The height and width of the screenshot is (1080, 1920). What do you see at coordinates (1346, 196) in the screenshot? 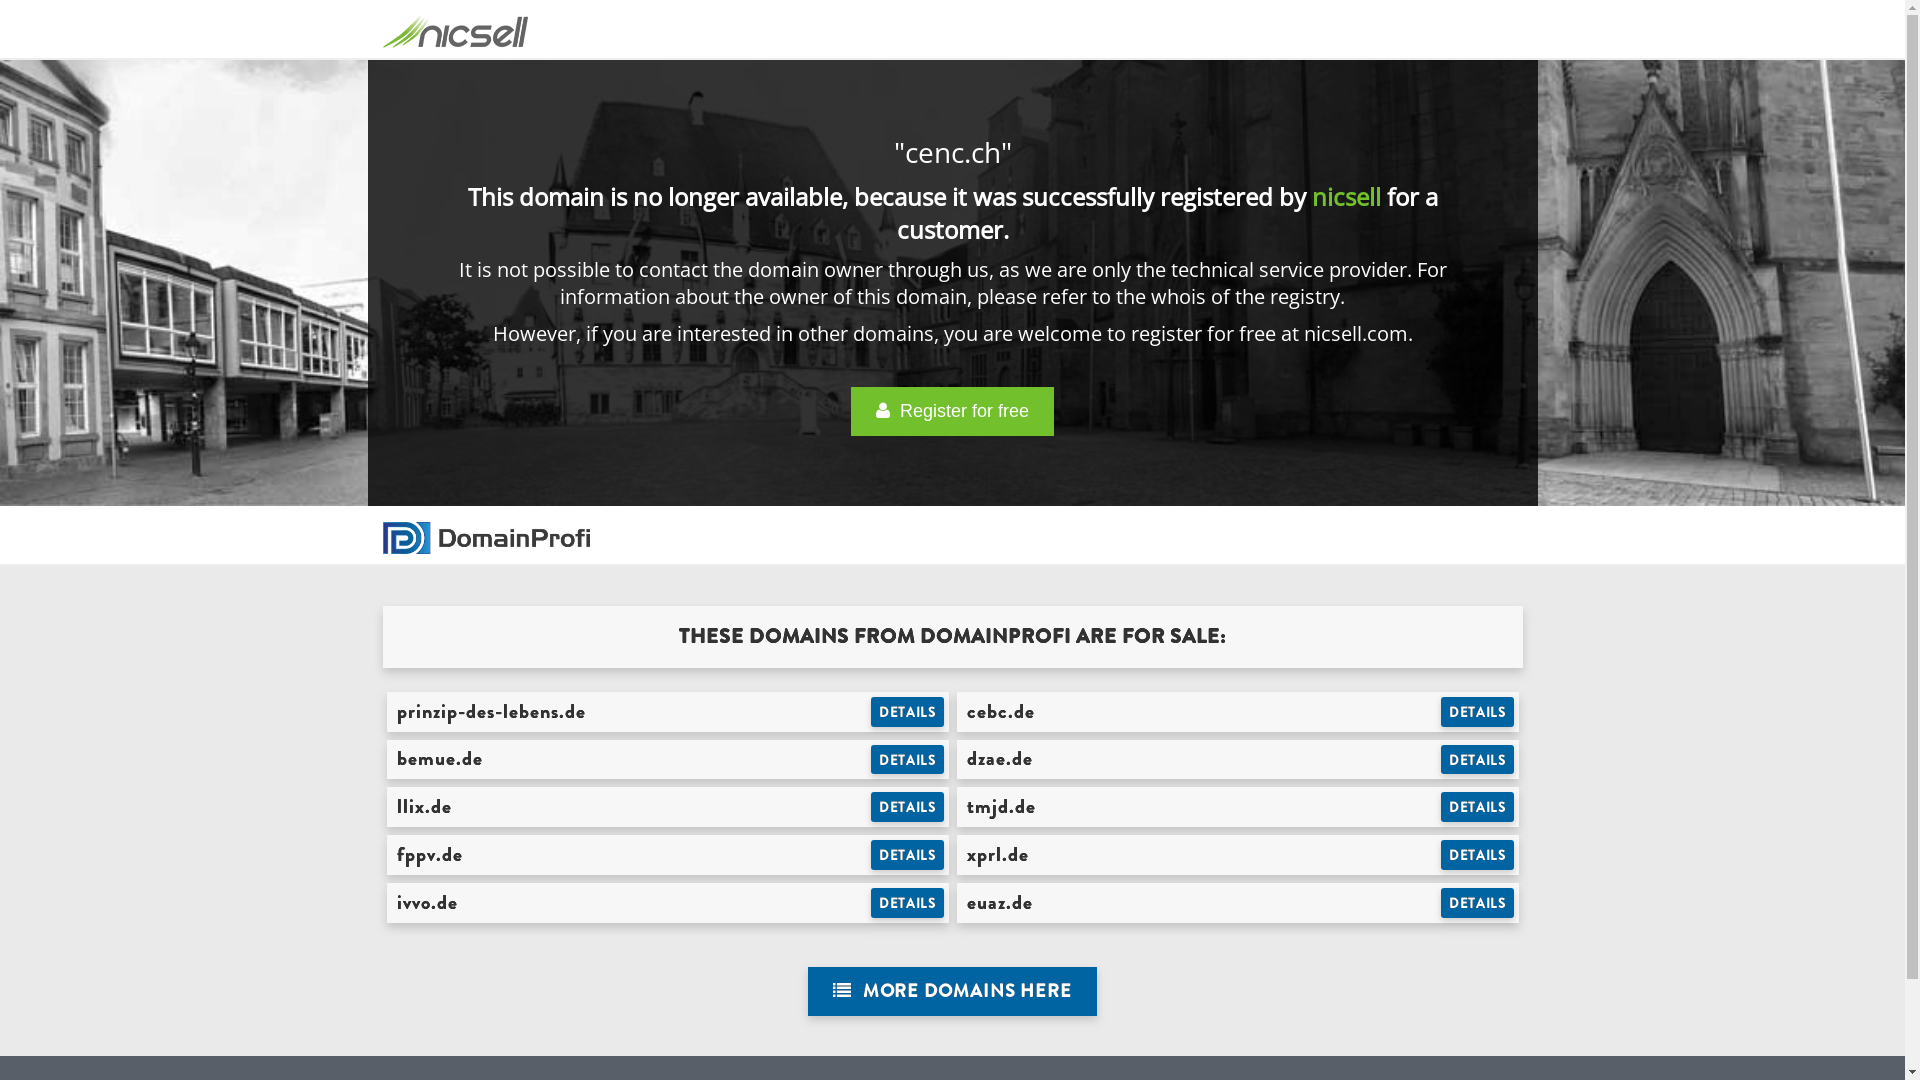
I see `'nicsell'` at bounding box center [1346, 196].